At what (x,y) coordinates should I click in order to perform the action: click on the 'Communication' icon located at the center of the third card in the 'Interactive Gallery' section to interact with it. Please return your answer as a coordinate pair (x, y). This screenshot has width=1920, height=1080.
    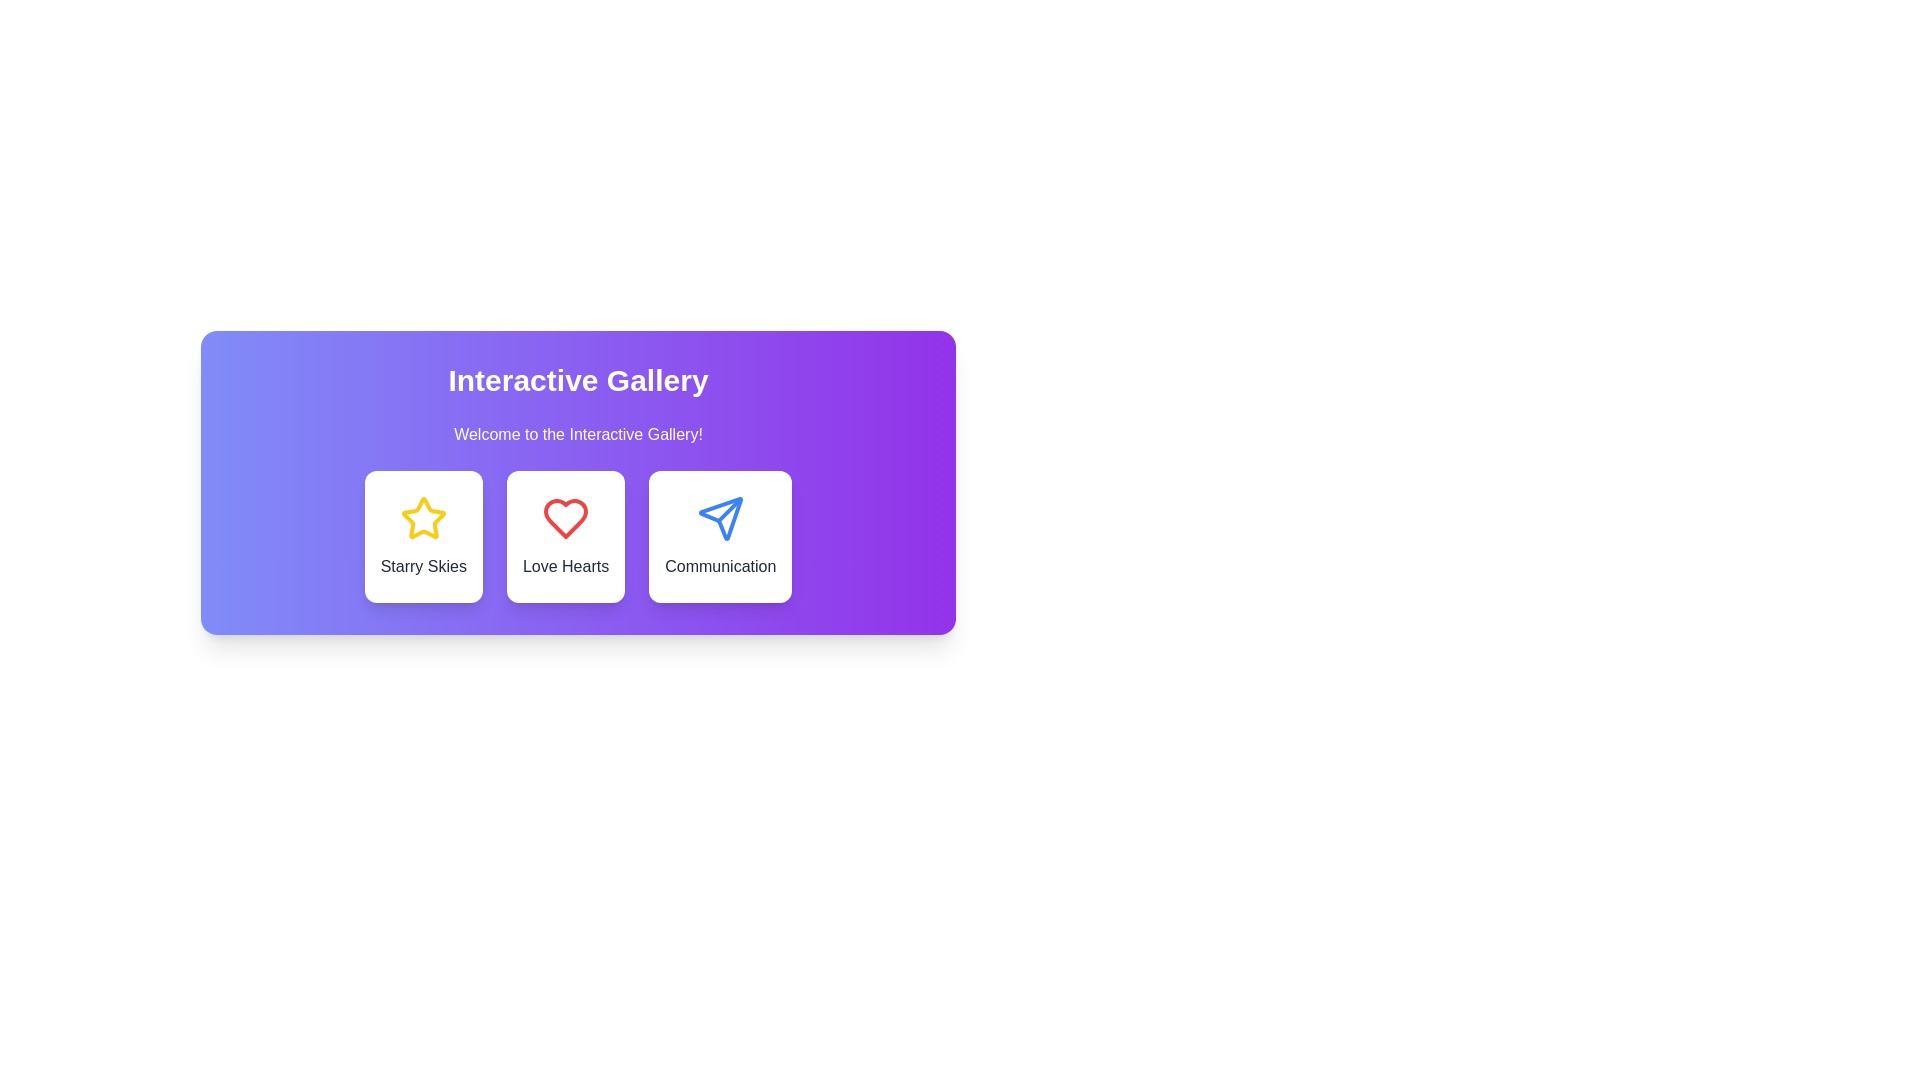
    Looking at the image, I should click on (720, 518).